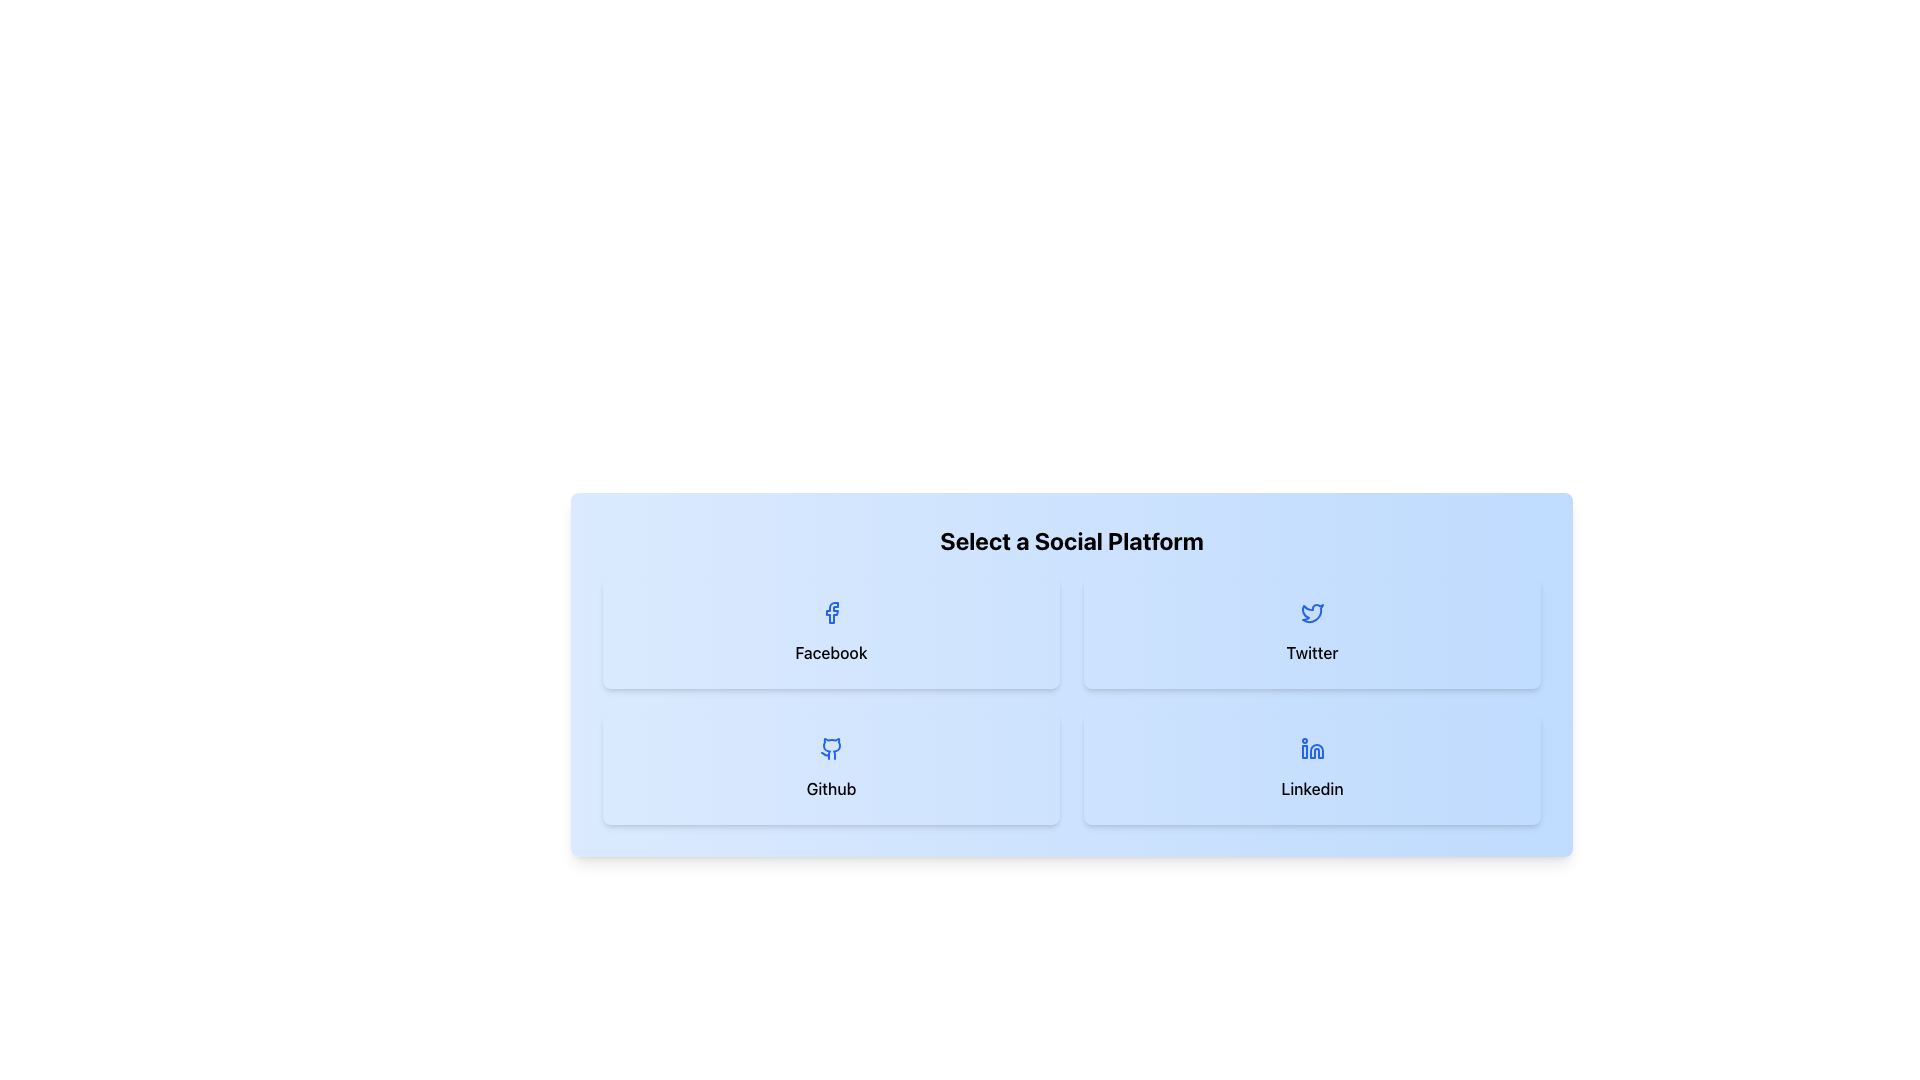 Image resolution: width=1920 pixels, height=1080 pixels. What do you see at coordinates (831, 748) in the screenshot?
I see `the blue GitHub icon, which is an outline of a cat, located centrally within a rectangular button with a light blue background in the second row, first column of social platform options` at bounding box center [831, 748].